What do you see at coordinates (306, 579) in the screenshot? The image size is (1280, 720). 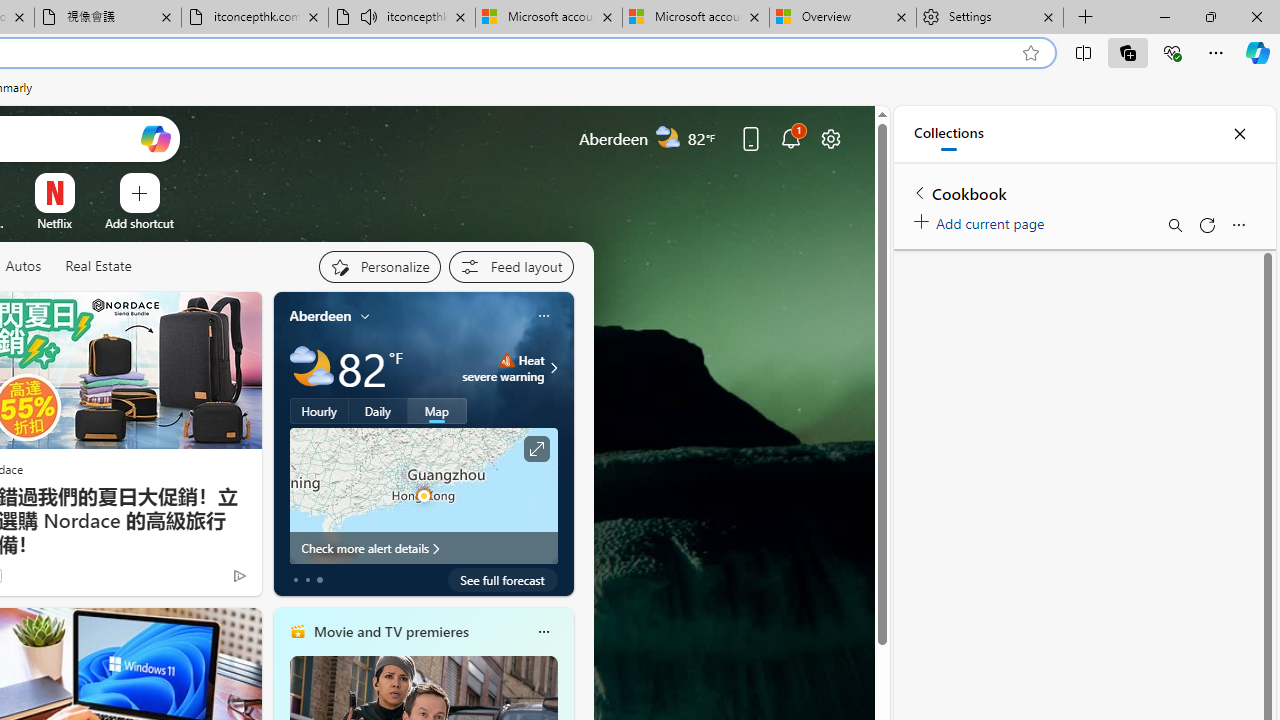 I see `'tab-1'` at bounding box center [306, 579].